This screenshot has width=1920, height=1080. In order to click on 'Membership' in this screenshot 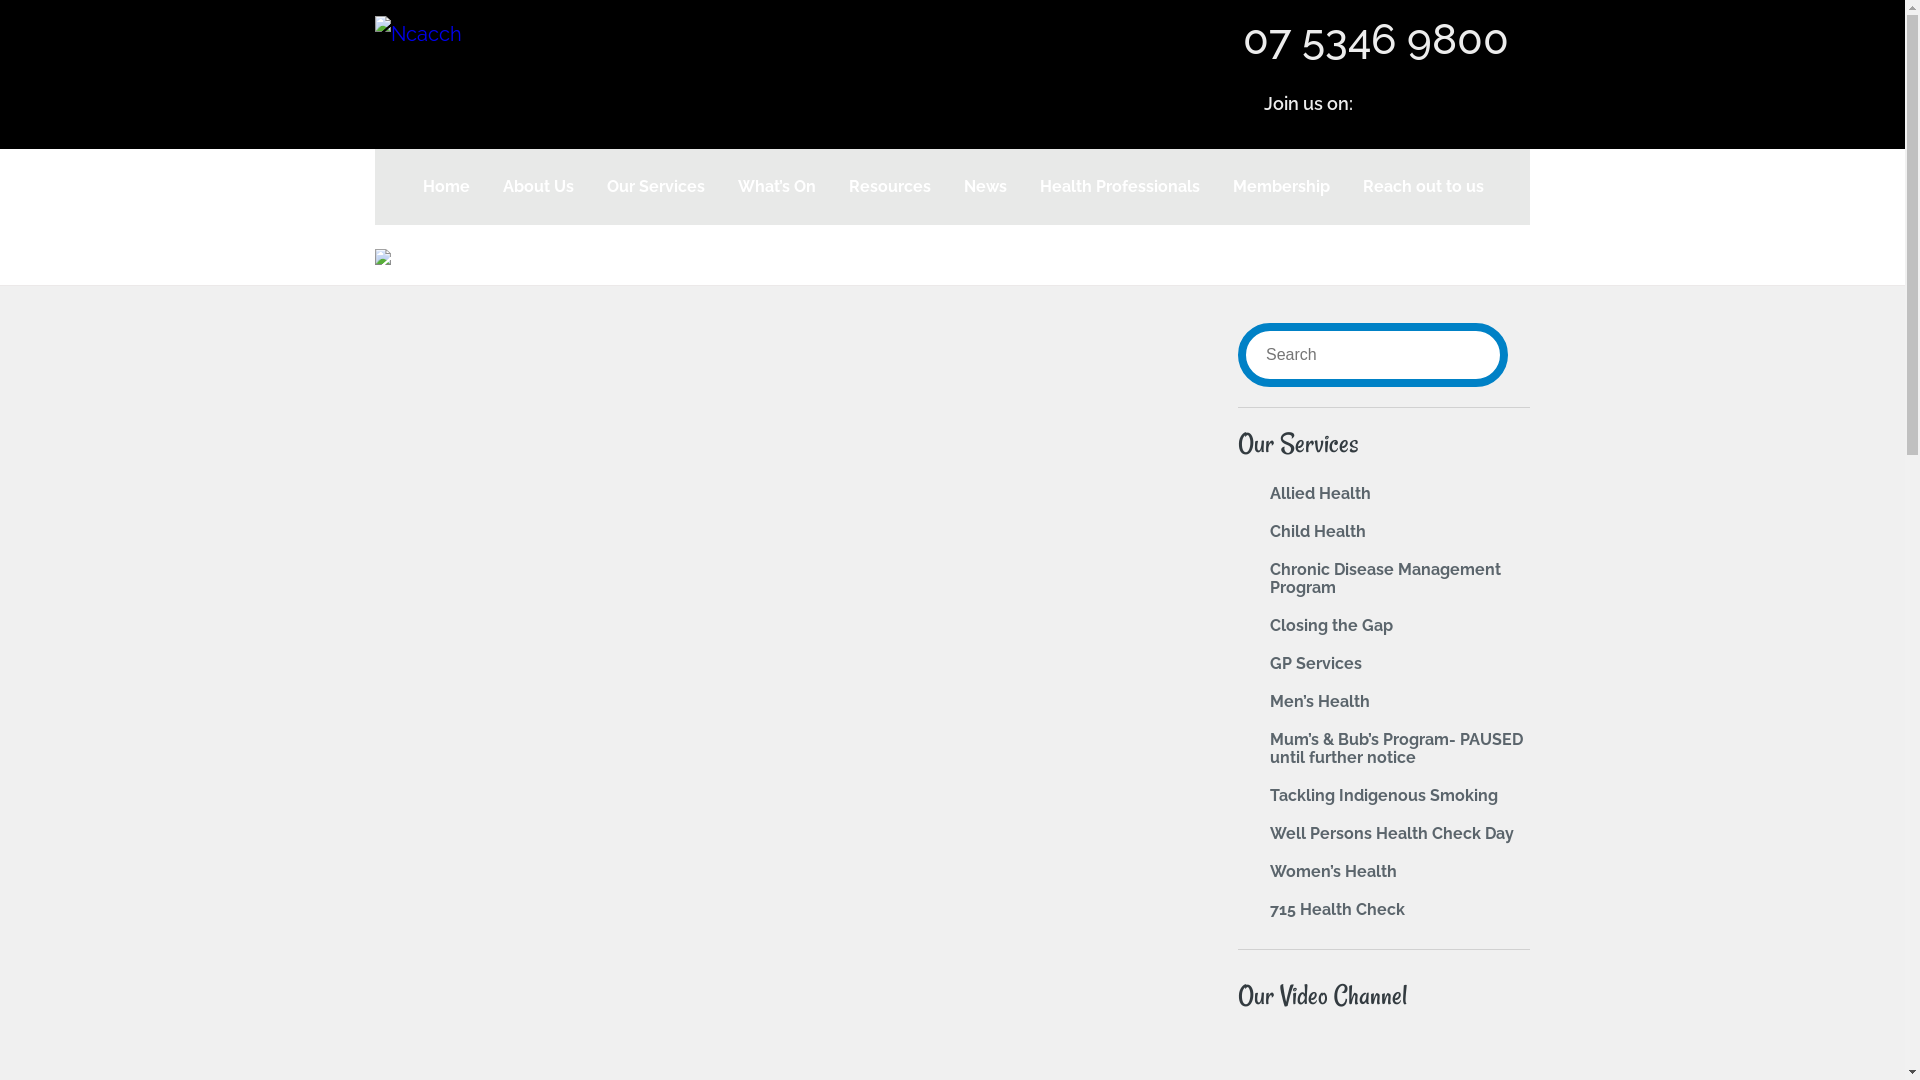, I will do `click(1281, 186)`.